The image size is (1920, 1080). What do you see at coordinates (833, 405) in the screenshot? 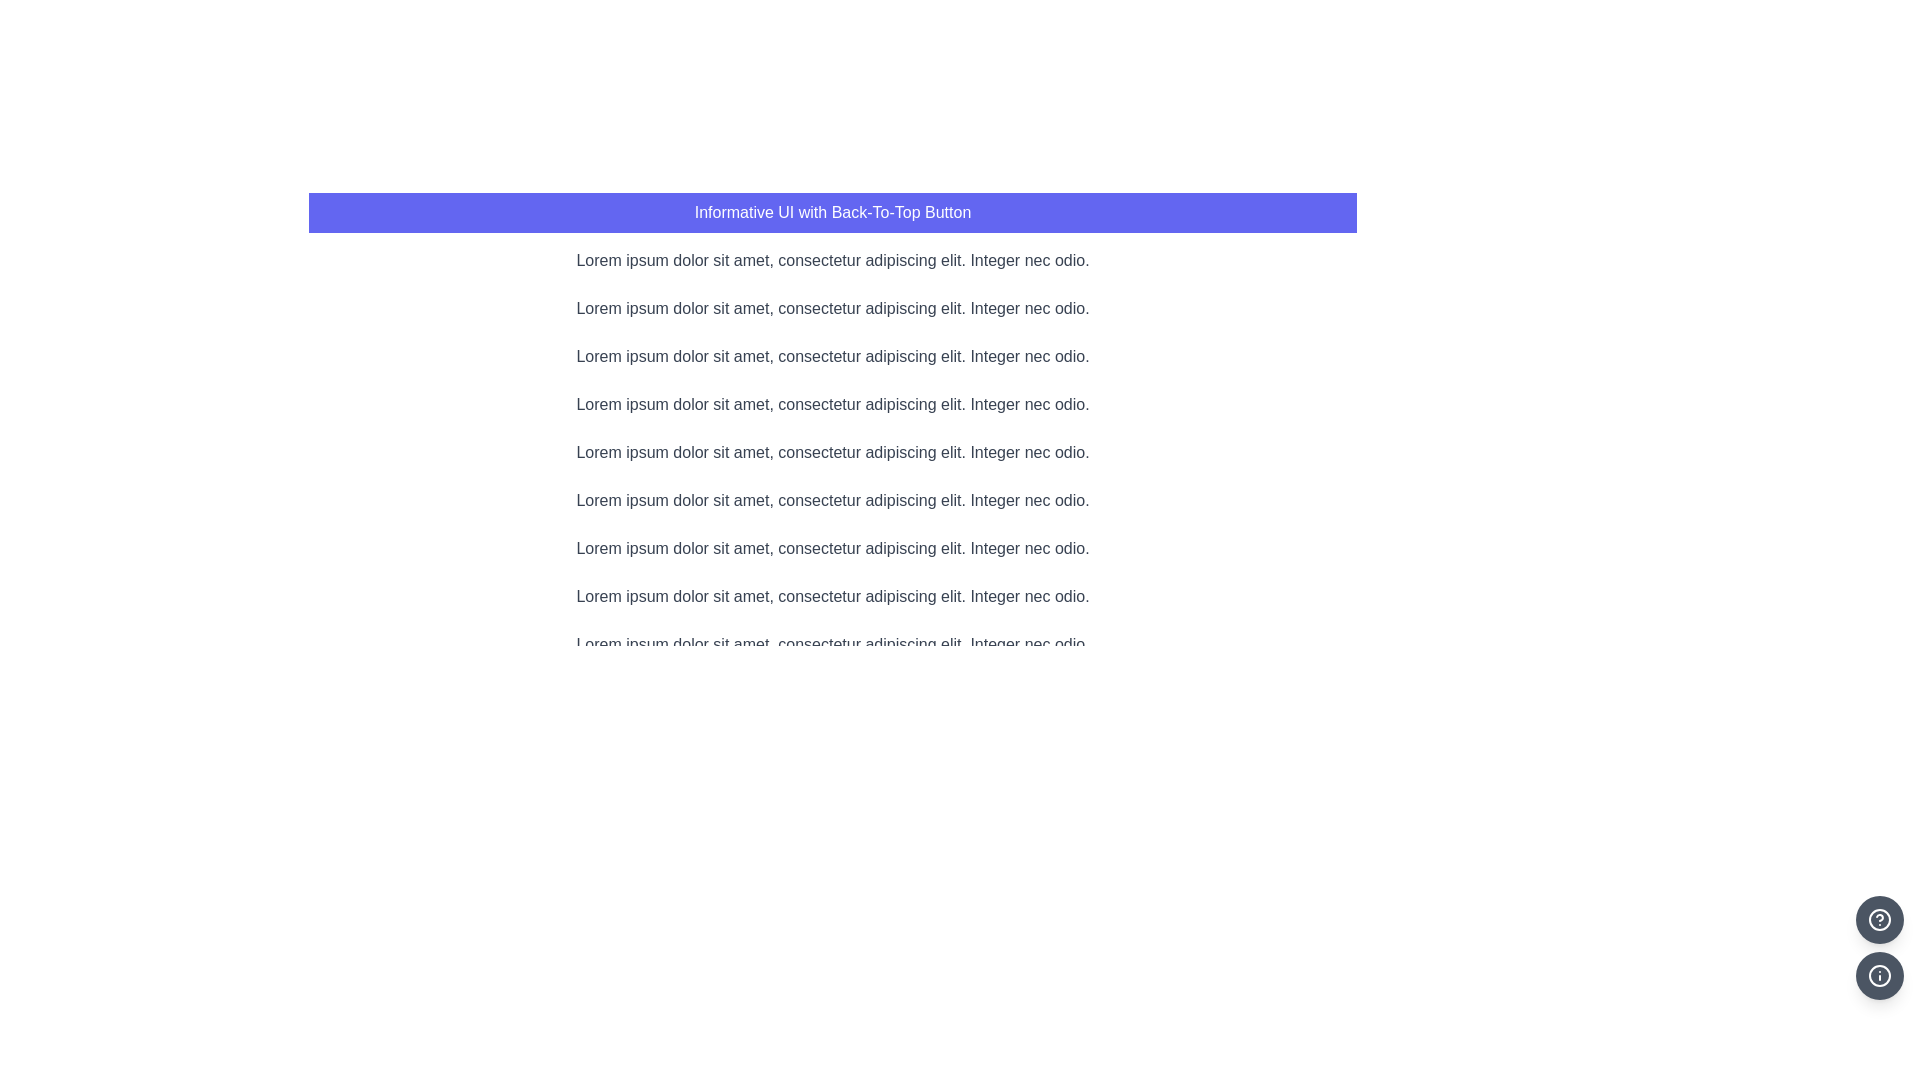
I see `the static text element that is the fourth item in a vertically stacked list` at bounding box center [833, 405].